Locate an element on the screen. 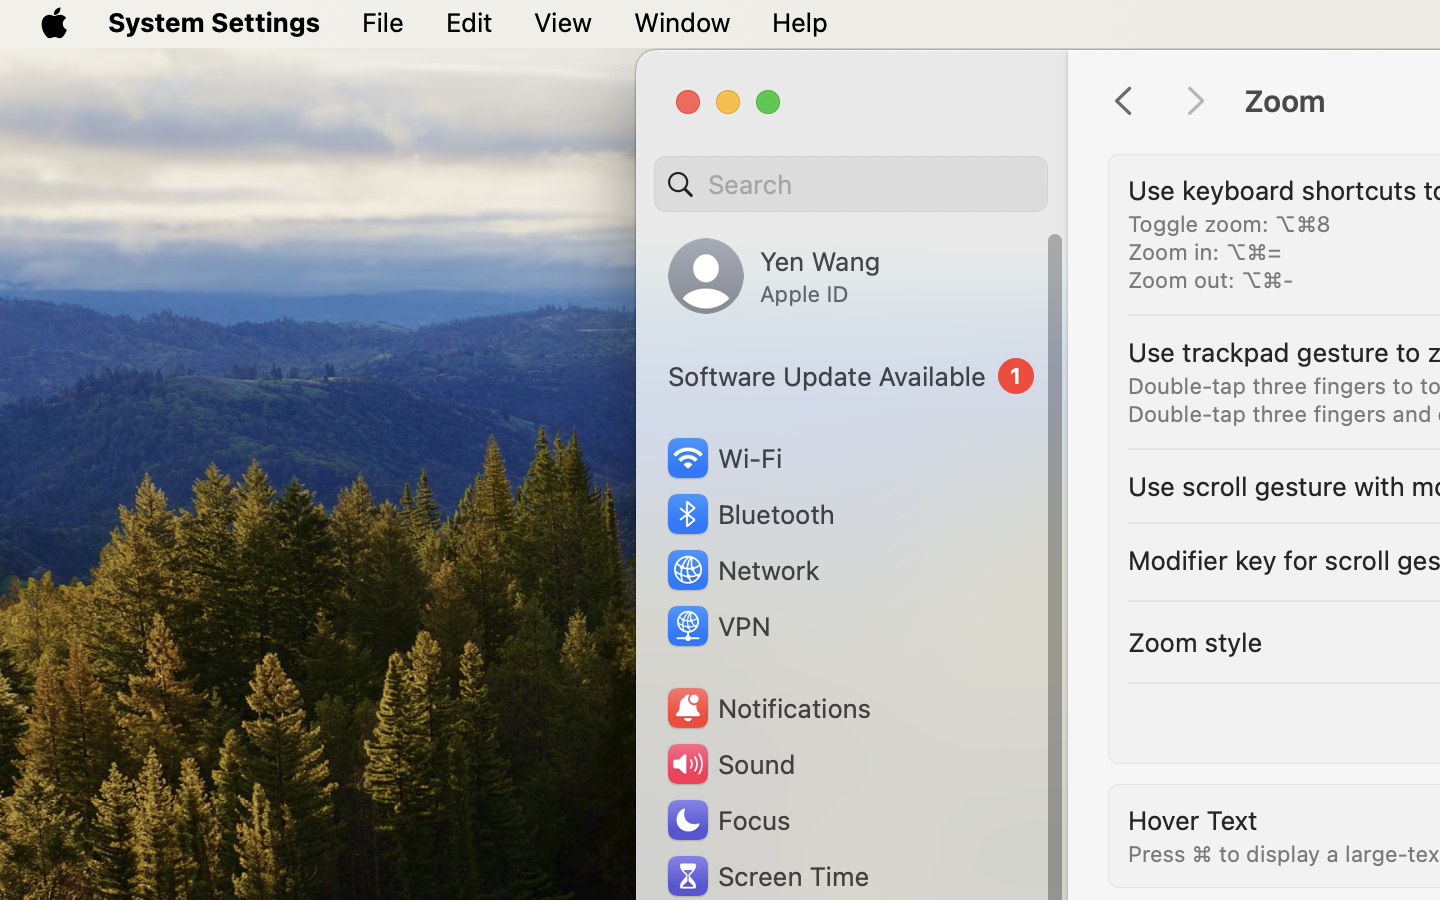 The height and width of the screenshot is (900, 1440). 'Bluetooth' is located at coordinates (748, 512).